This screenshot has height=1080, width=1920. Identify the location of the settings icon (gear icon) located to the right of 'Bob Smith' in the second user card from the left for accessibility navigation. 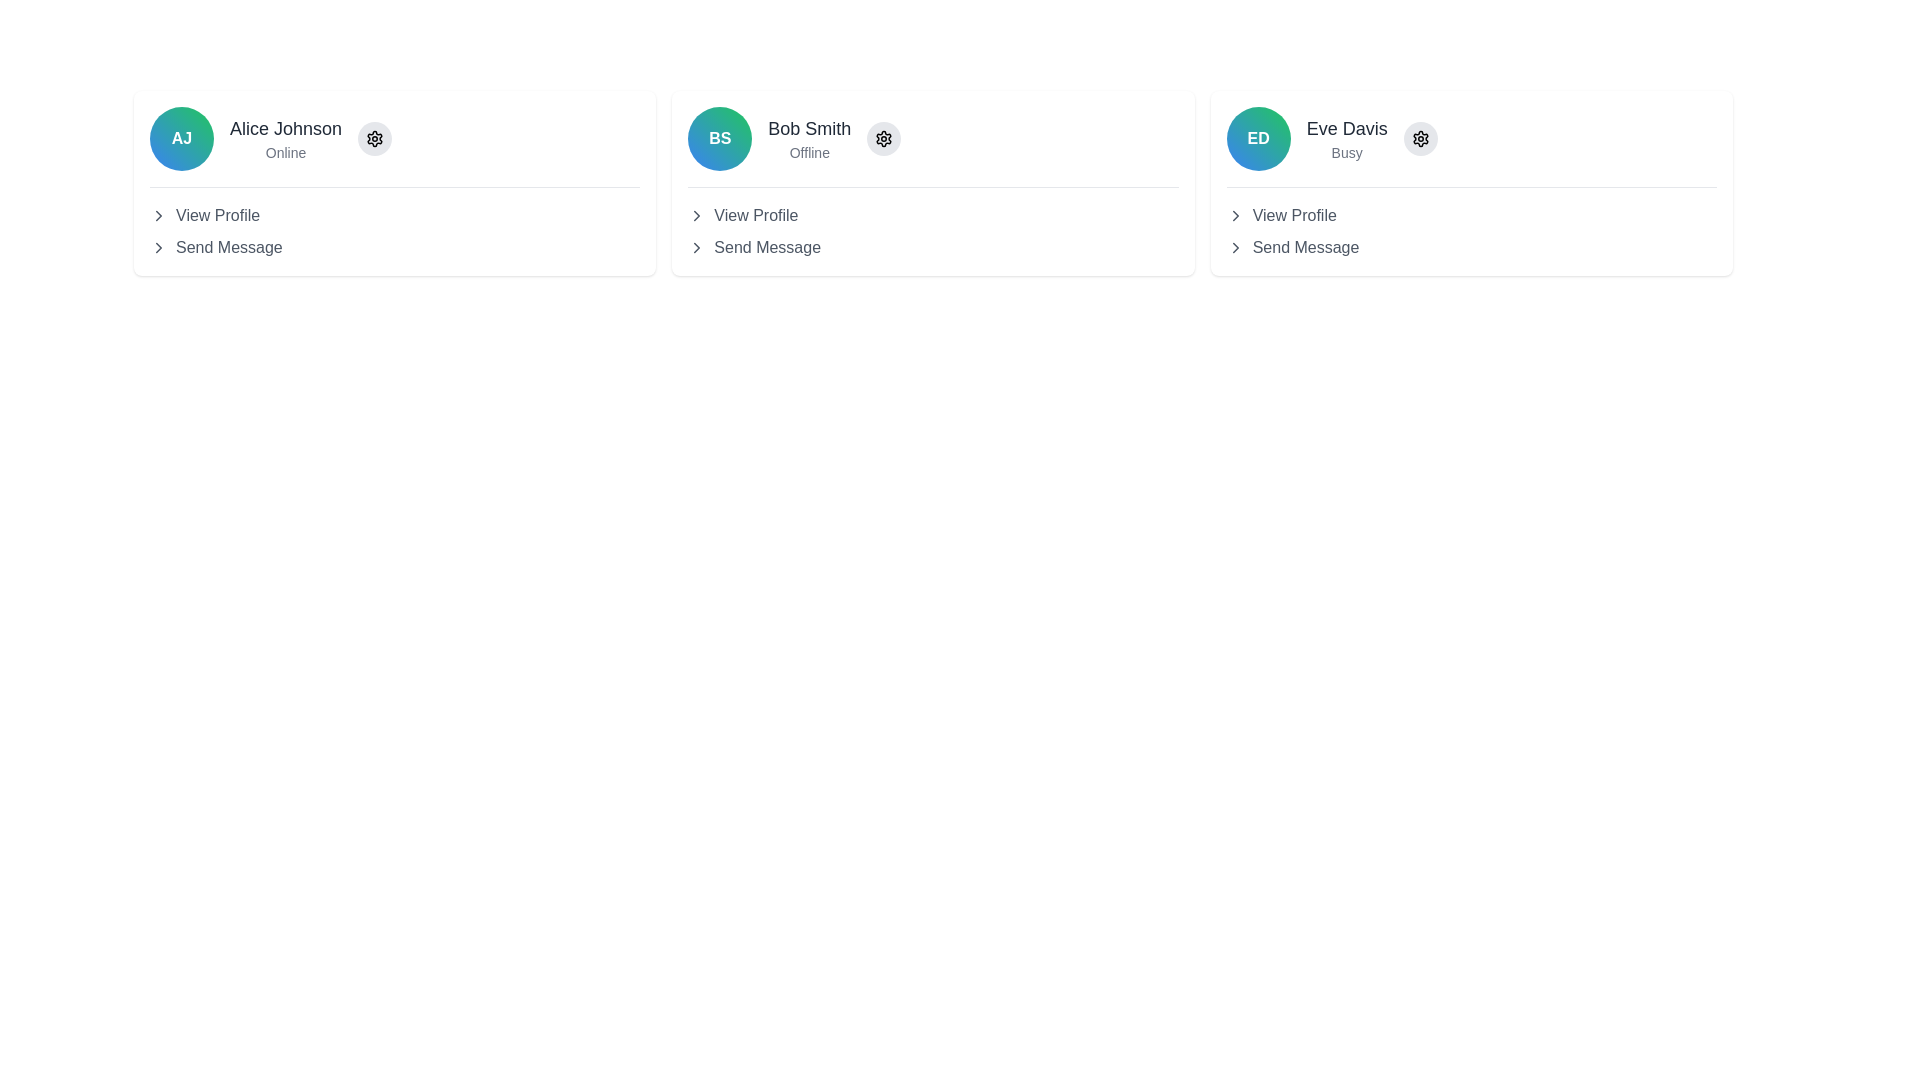
(883, 137).